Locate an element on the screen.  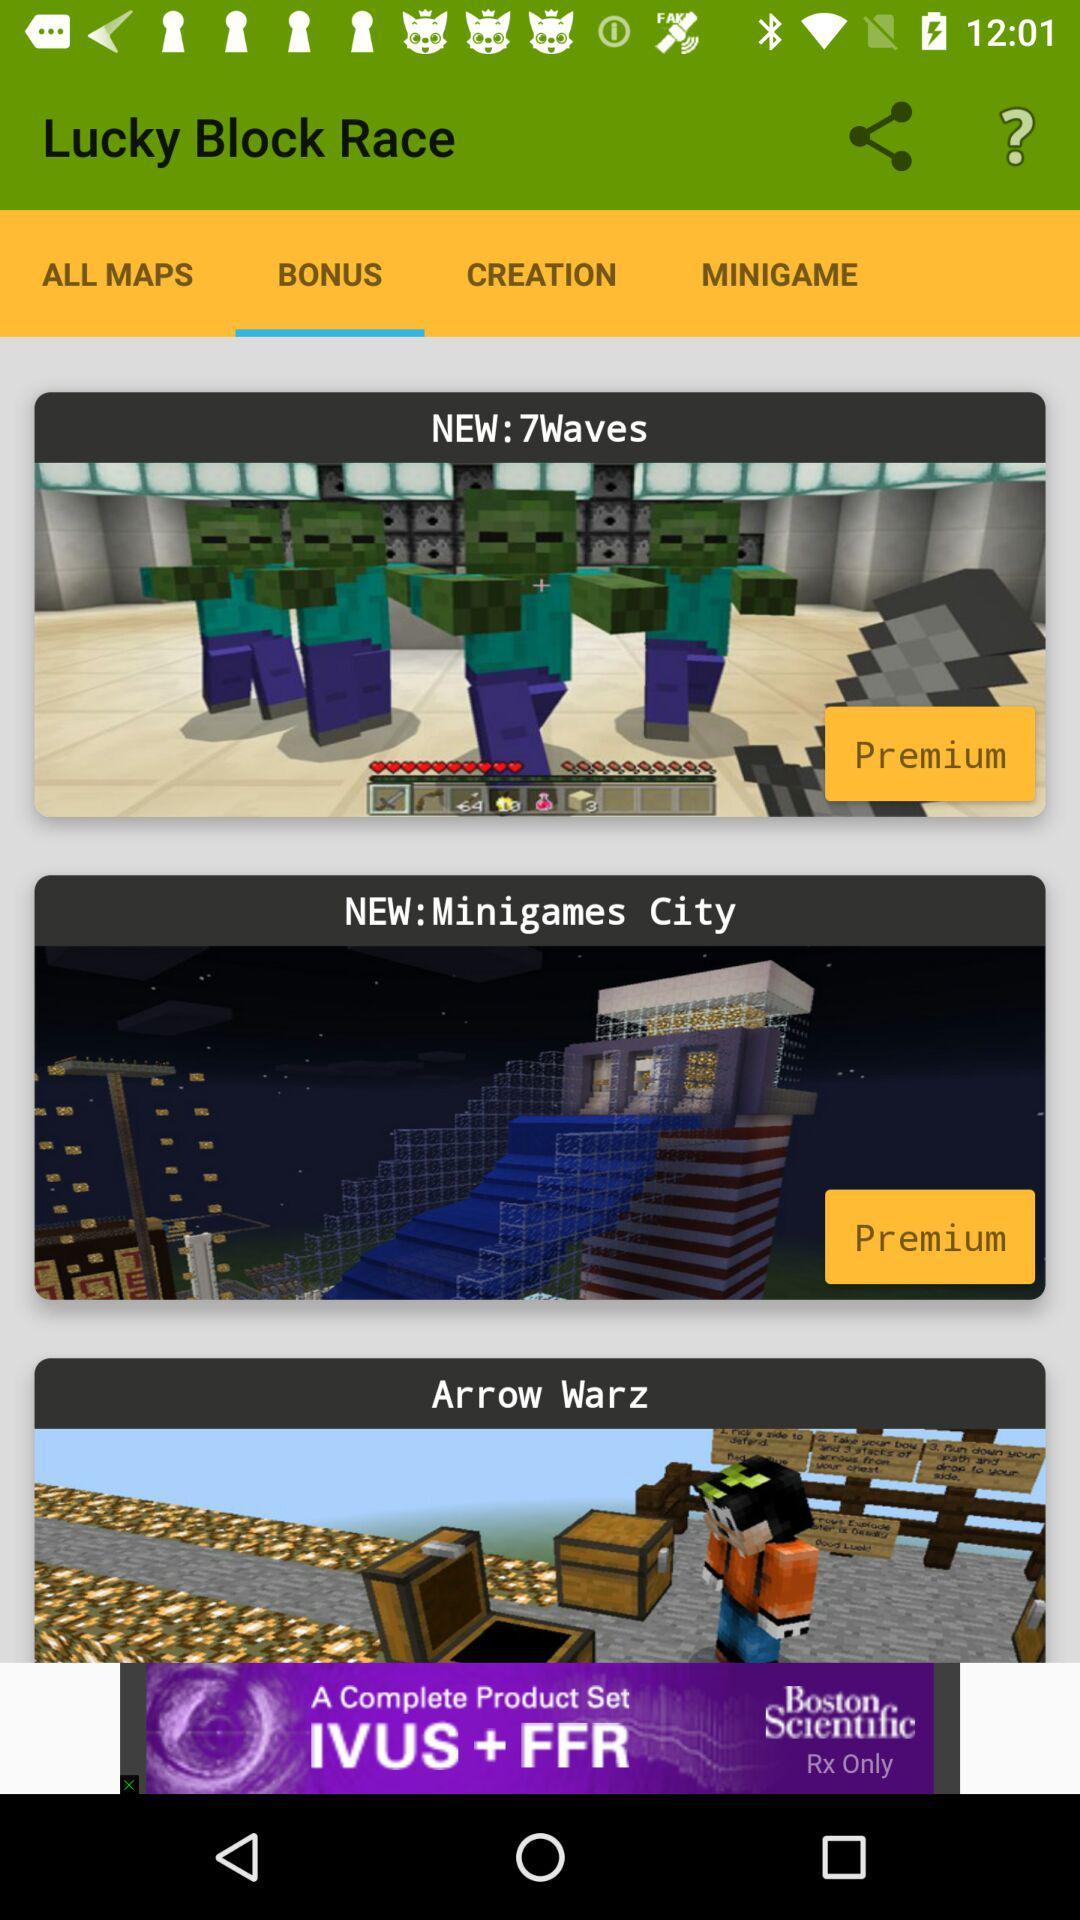
the icon above the new:7waves is located at coordinates (778, 272).